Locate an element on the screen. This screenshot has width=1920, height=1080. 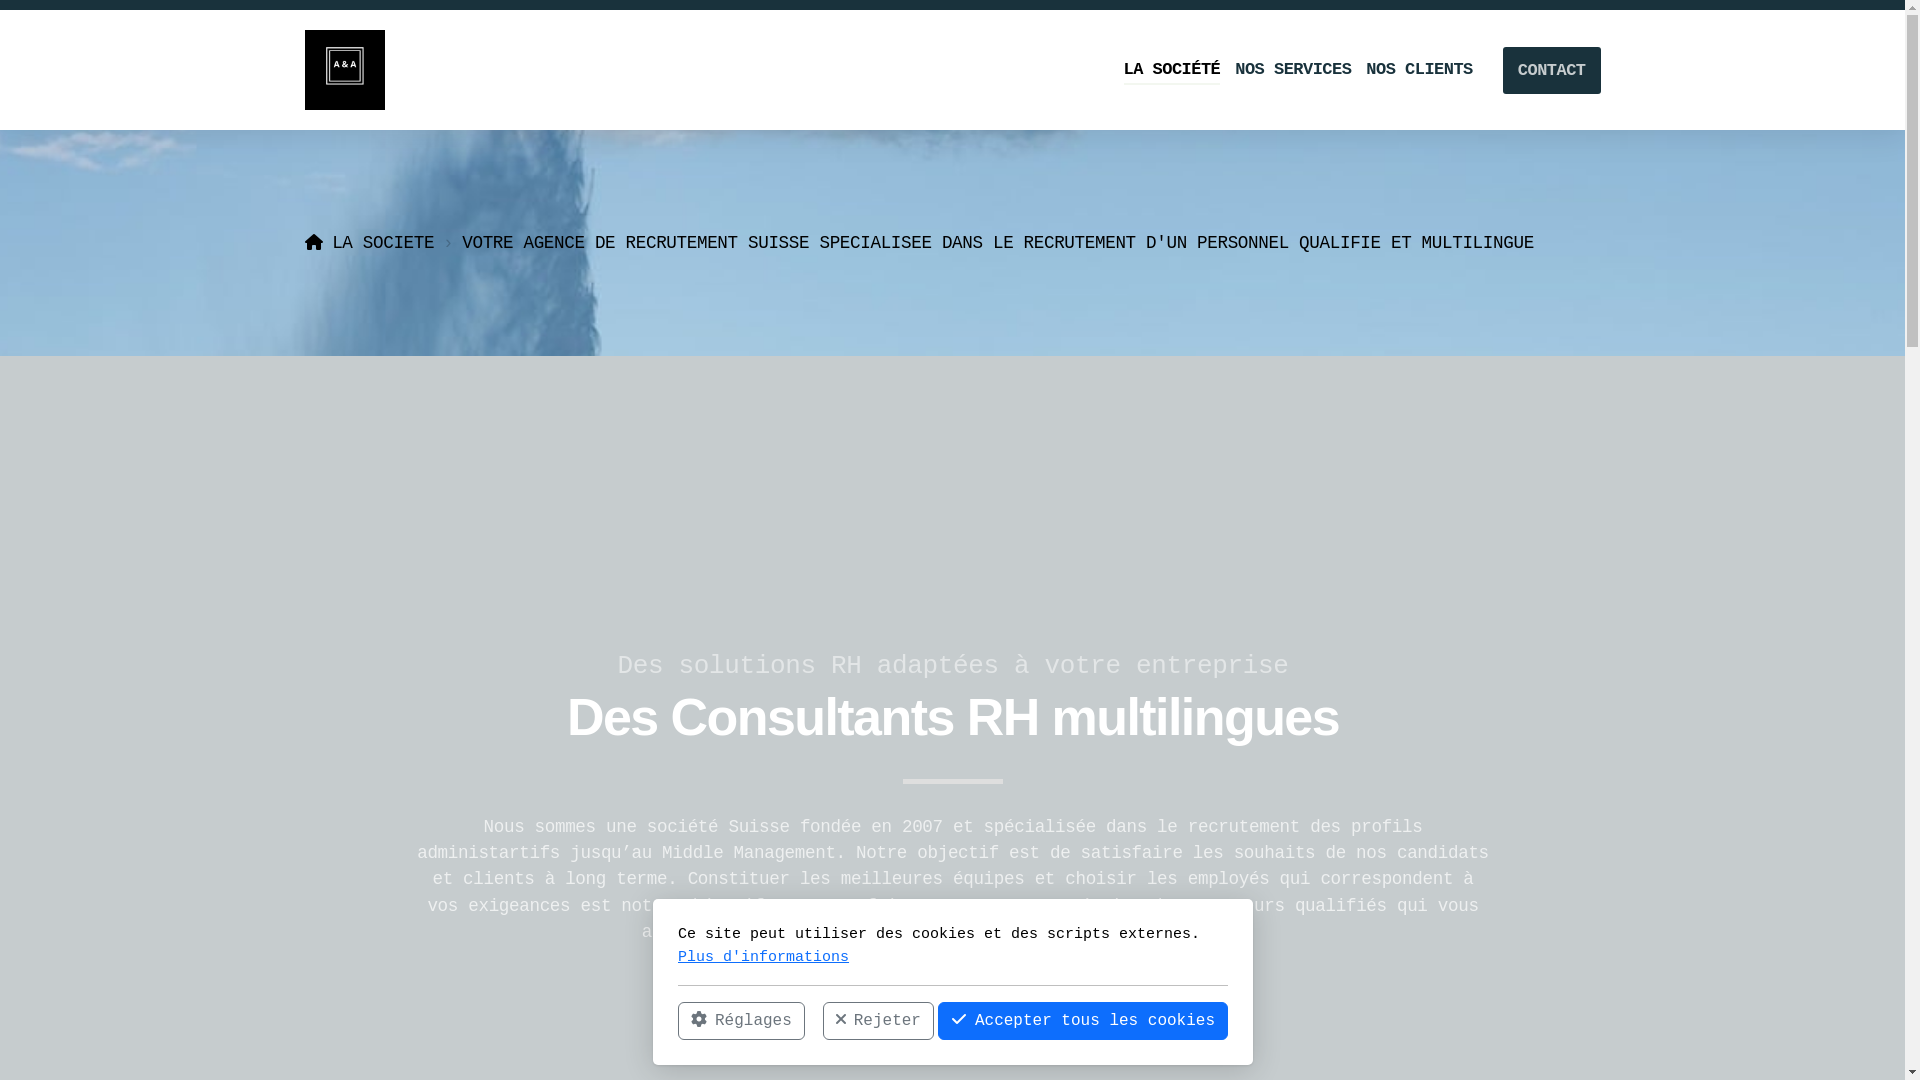
'Rejeter' is located at coordinates (877, 1021).